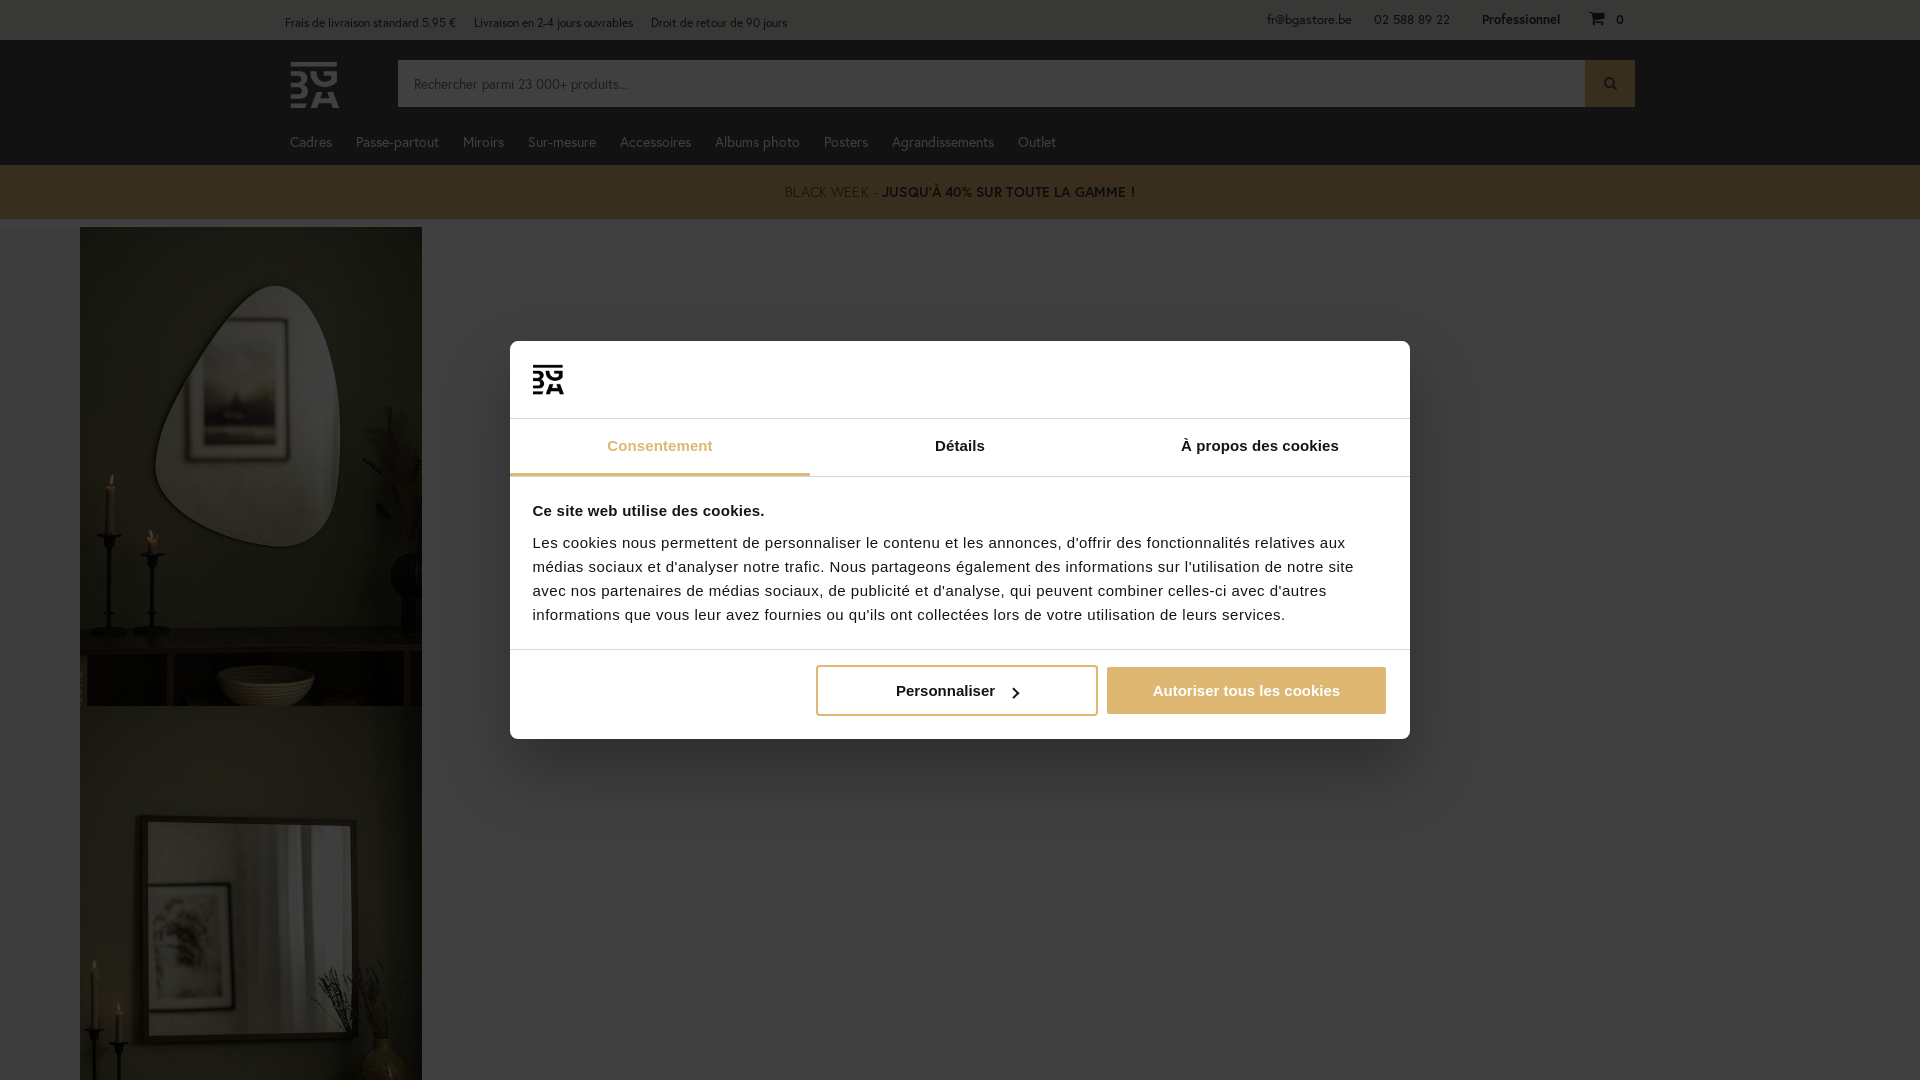 This screenshot has width=1920, height=1080. Describe the element at coordinates (397, 140) in the screenshot. I see `'Passe-partout'` at that location.